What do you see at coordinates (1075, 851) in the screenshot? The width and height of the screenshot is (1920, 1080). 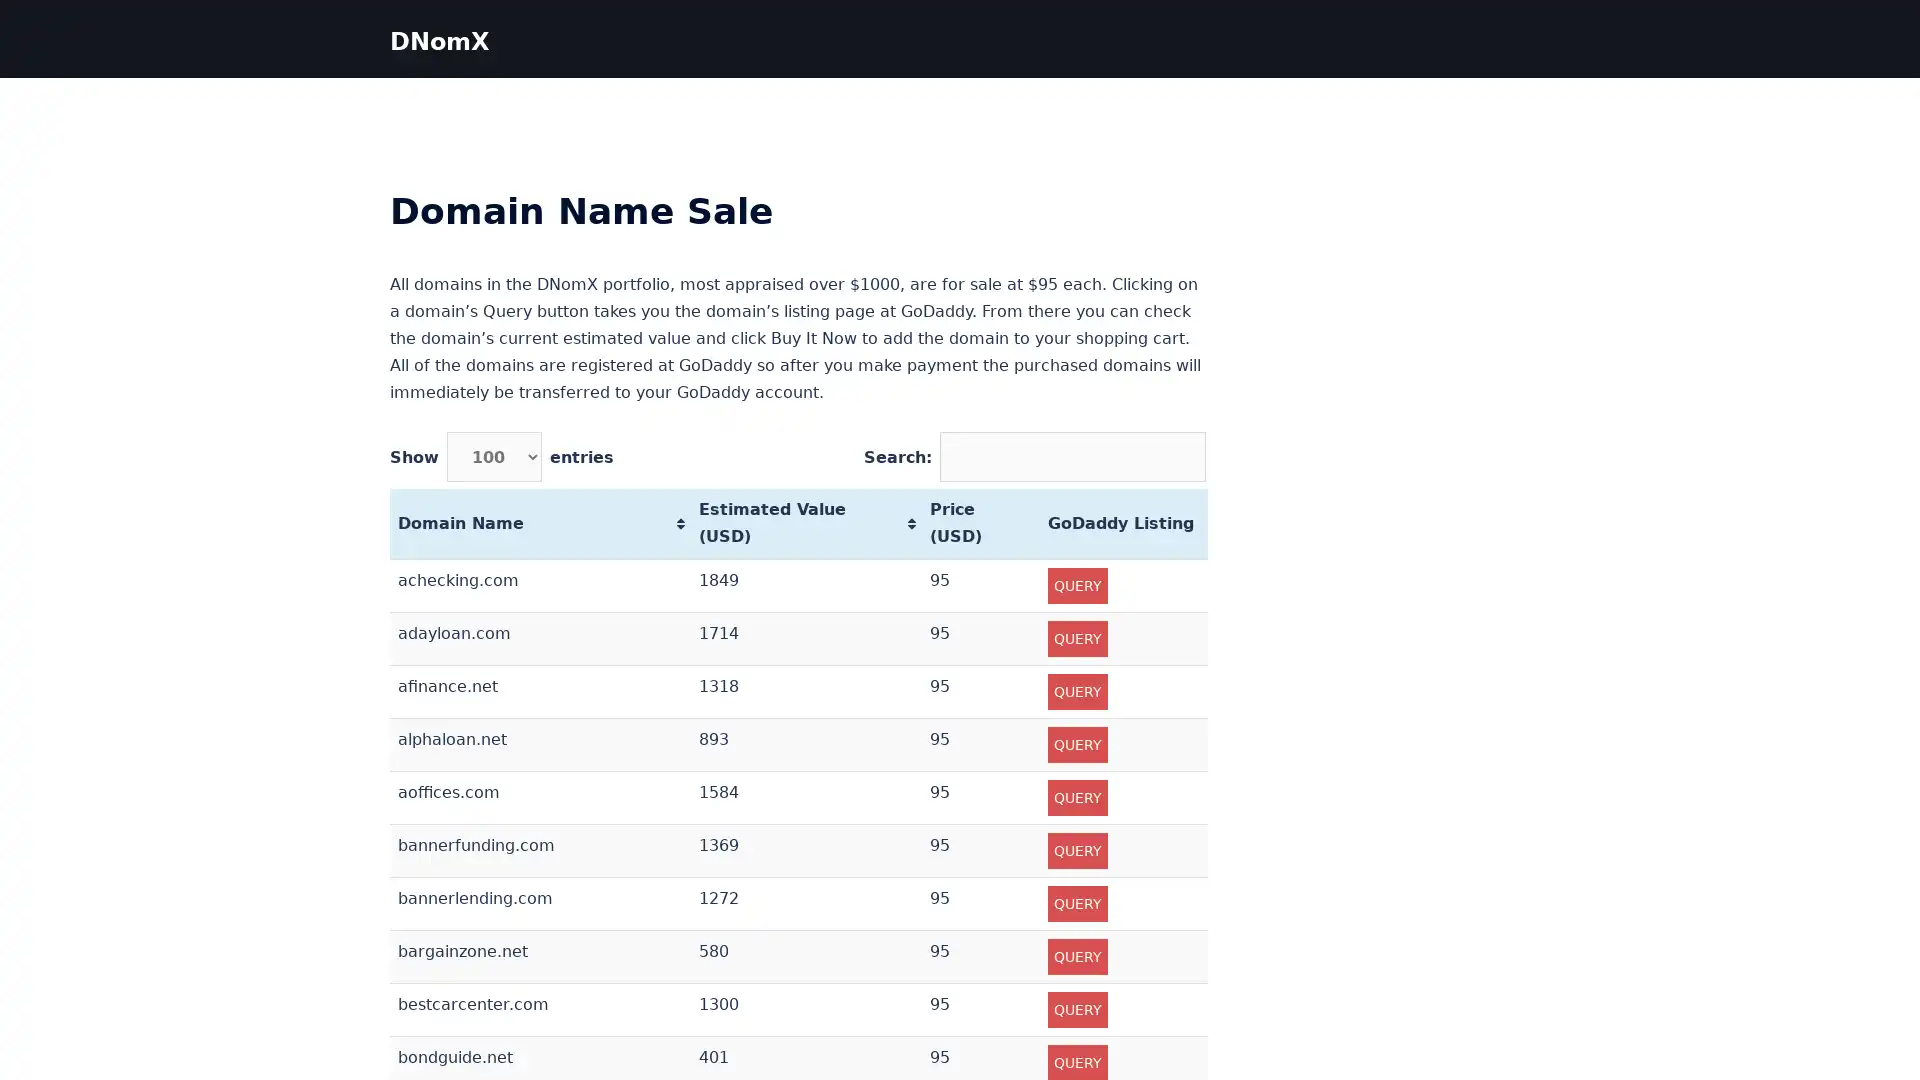 I see `QUERY` at bounding box center [1075, 851].